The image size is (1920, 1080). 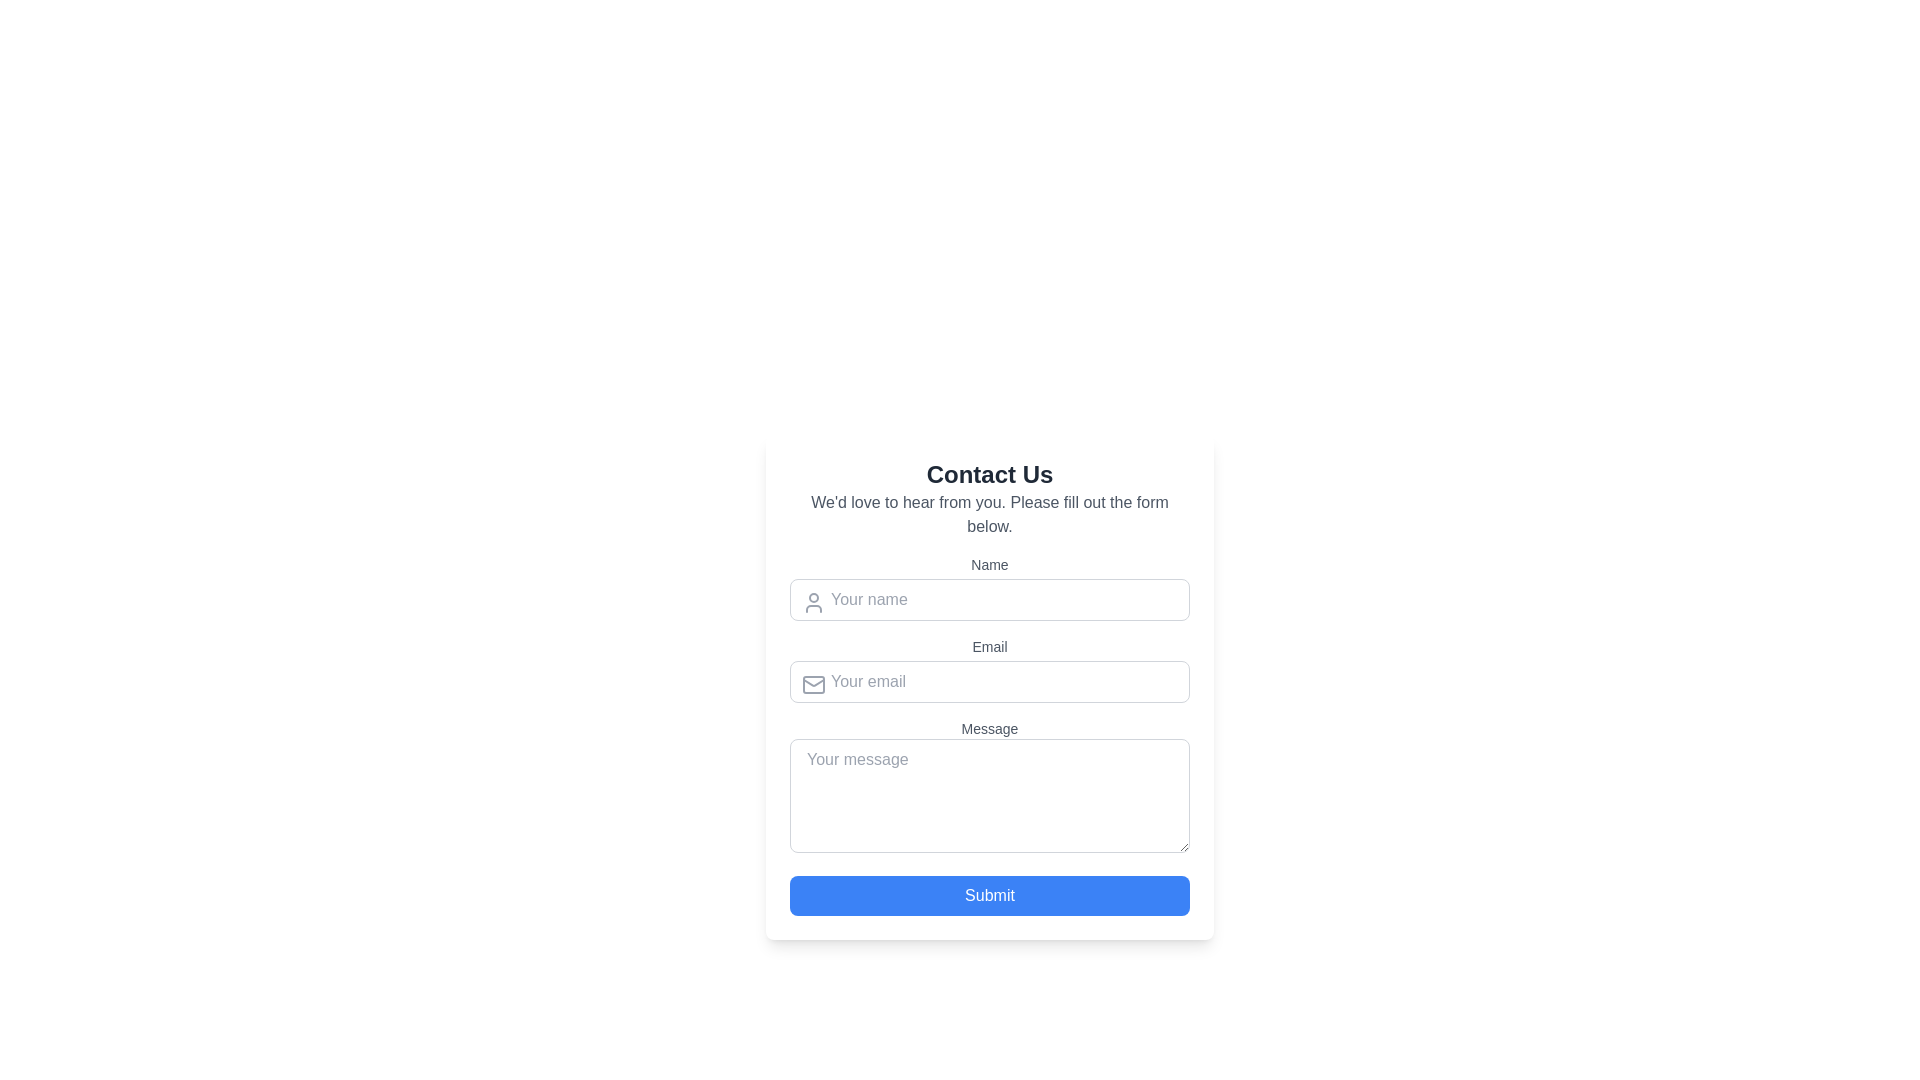 What do you see at coordinates (989, 647) in the screenshot?
I see `the text label that indicates users should provide their email address, which is positioned above the 'Your email' input field` at bounding box center [989, 647].